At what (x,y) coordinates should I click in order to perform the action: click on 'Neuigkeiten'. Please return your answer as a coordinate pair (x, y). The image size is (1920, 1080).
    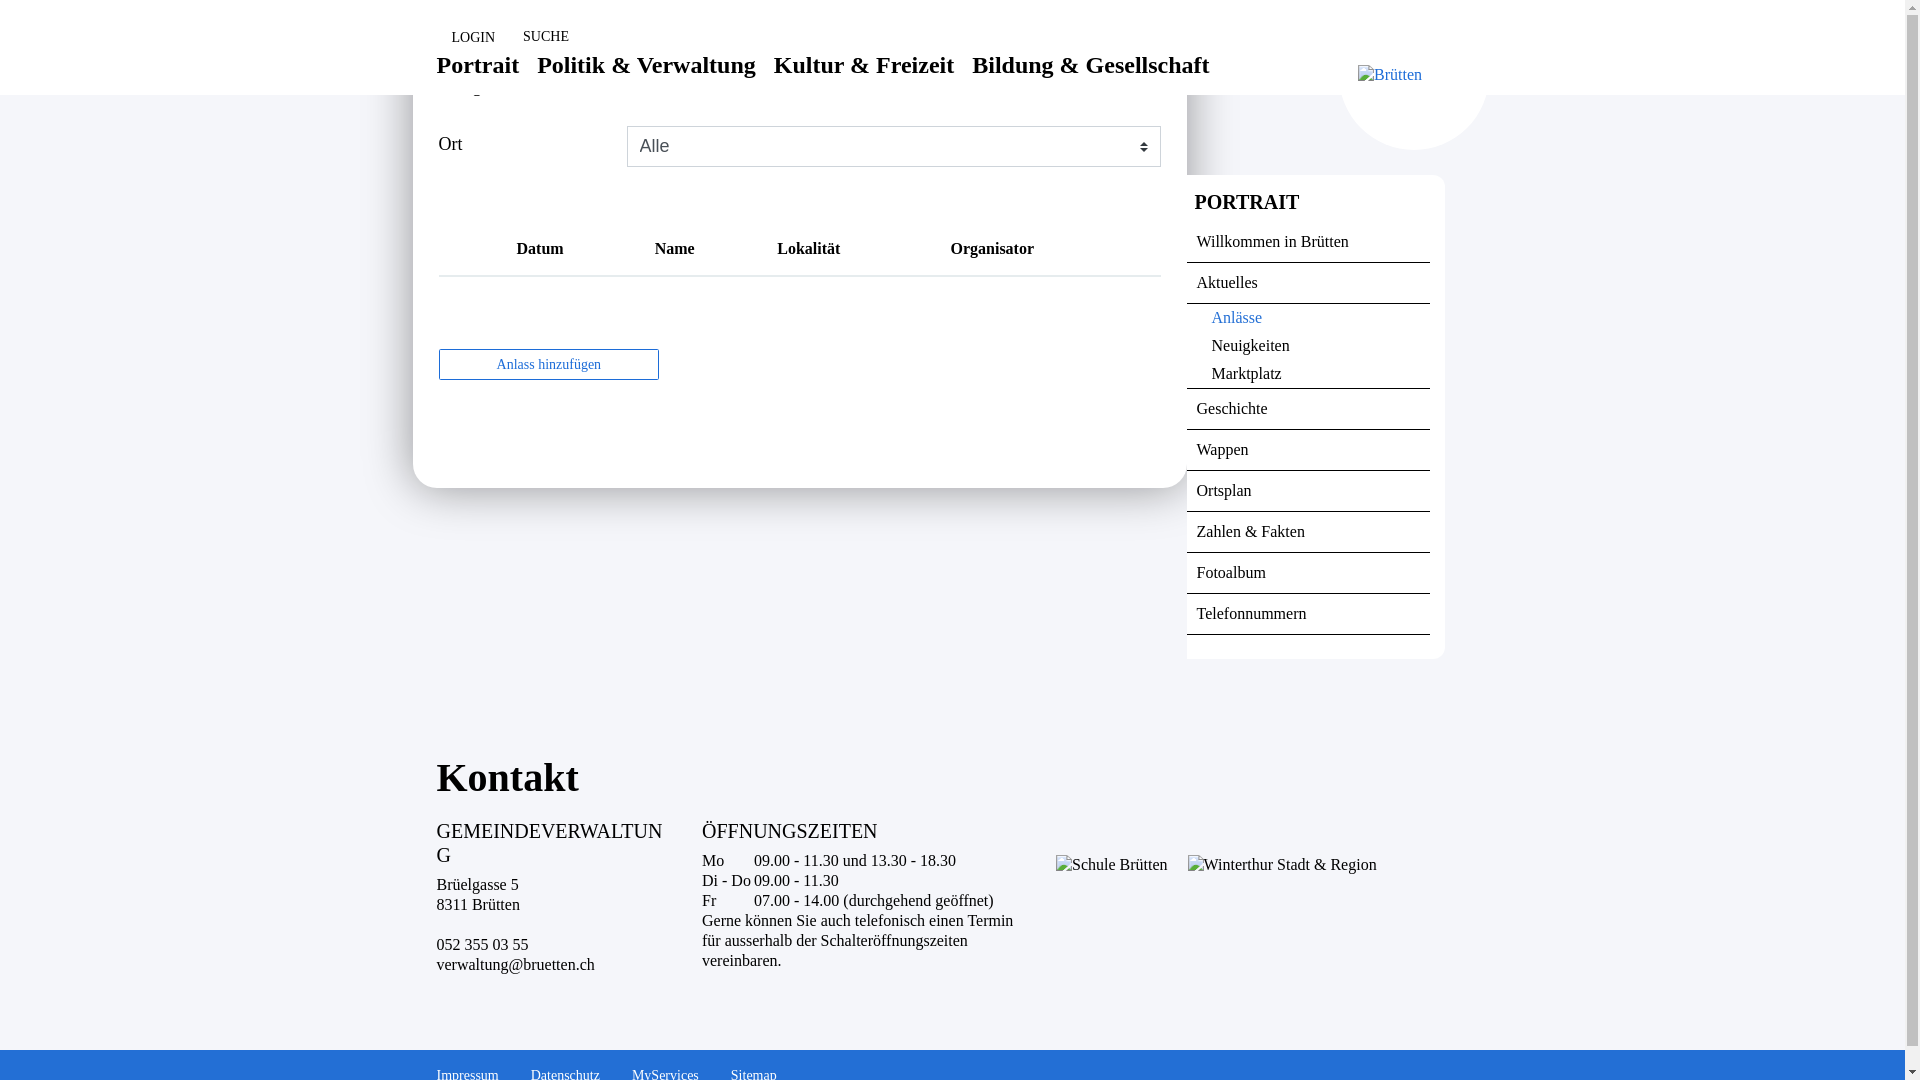
    Looking at the image, I should click on (1307, 345).